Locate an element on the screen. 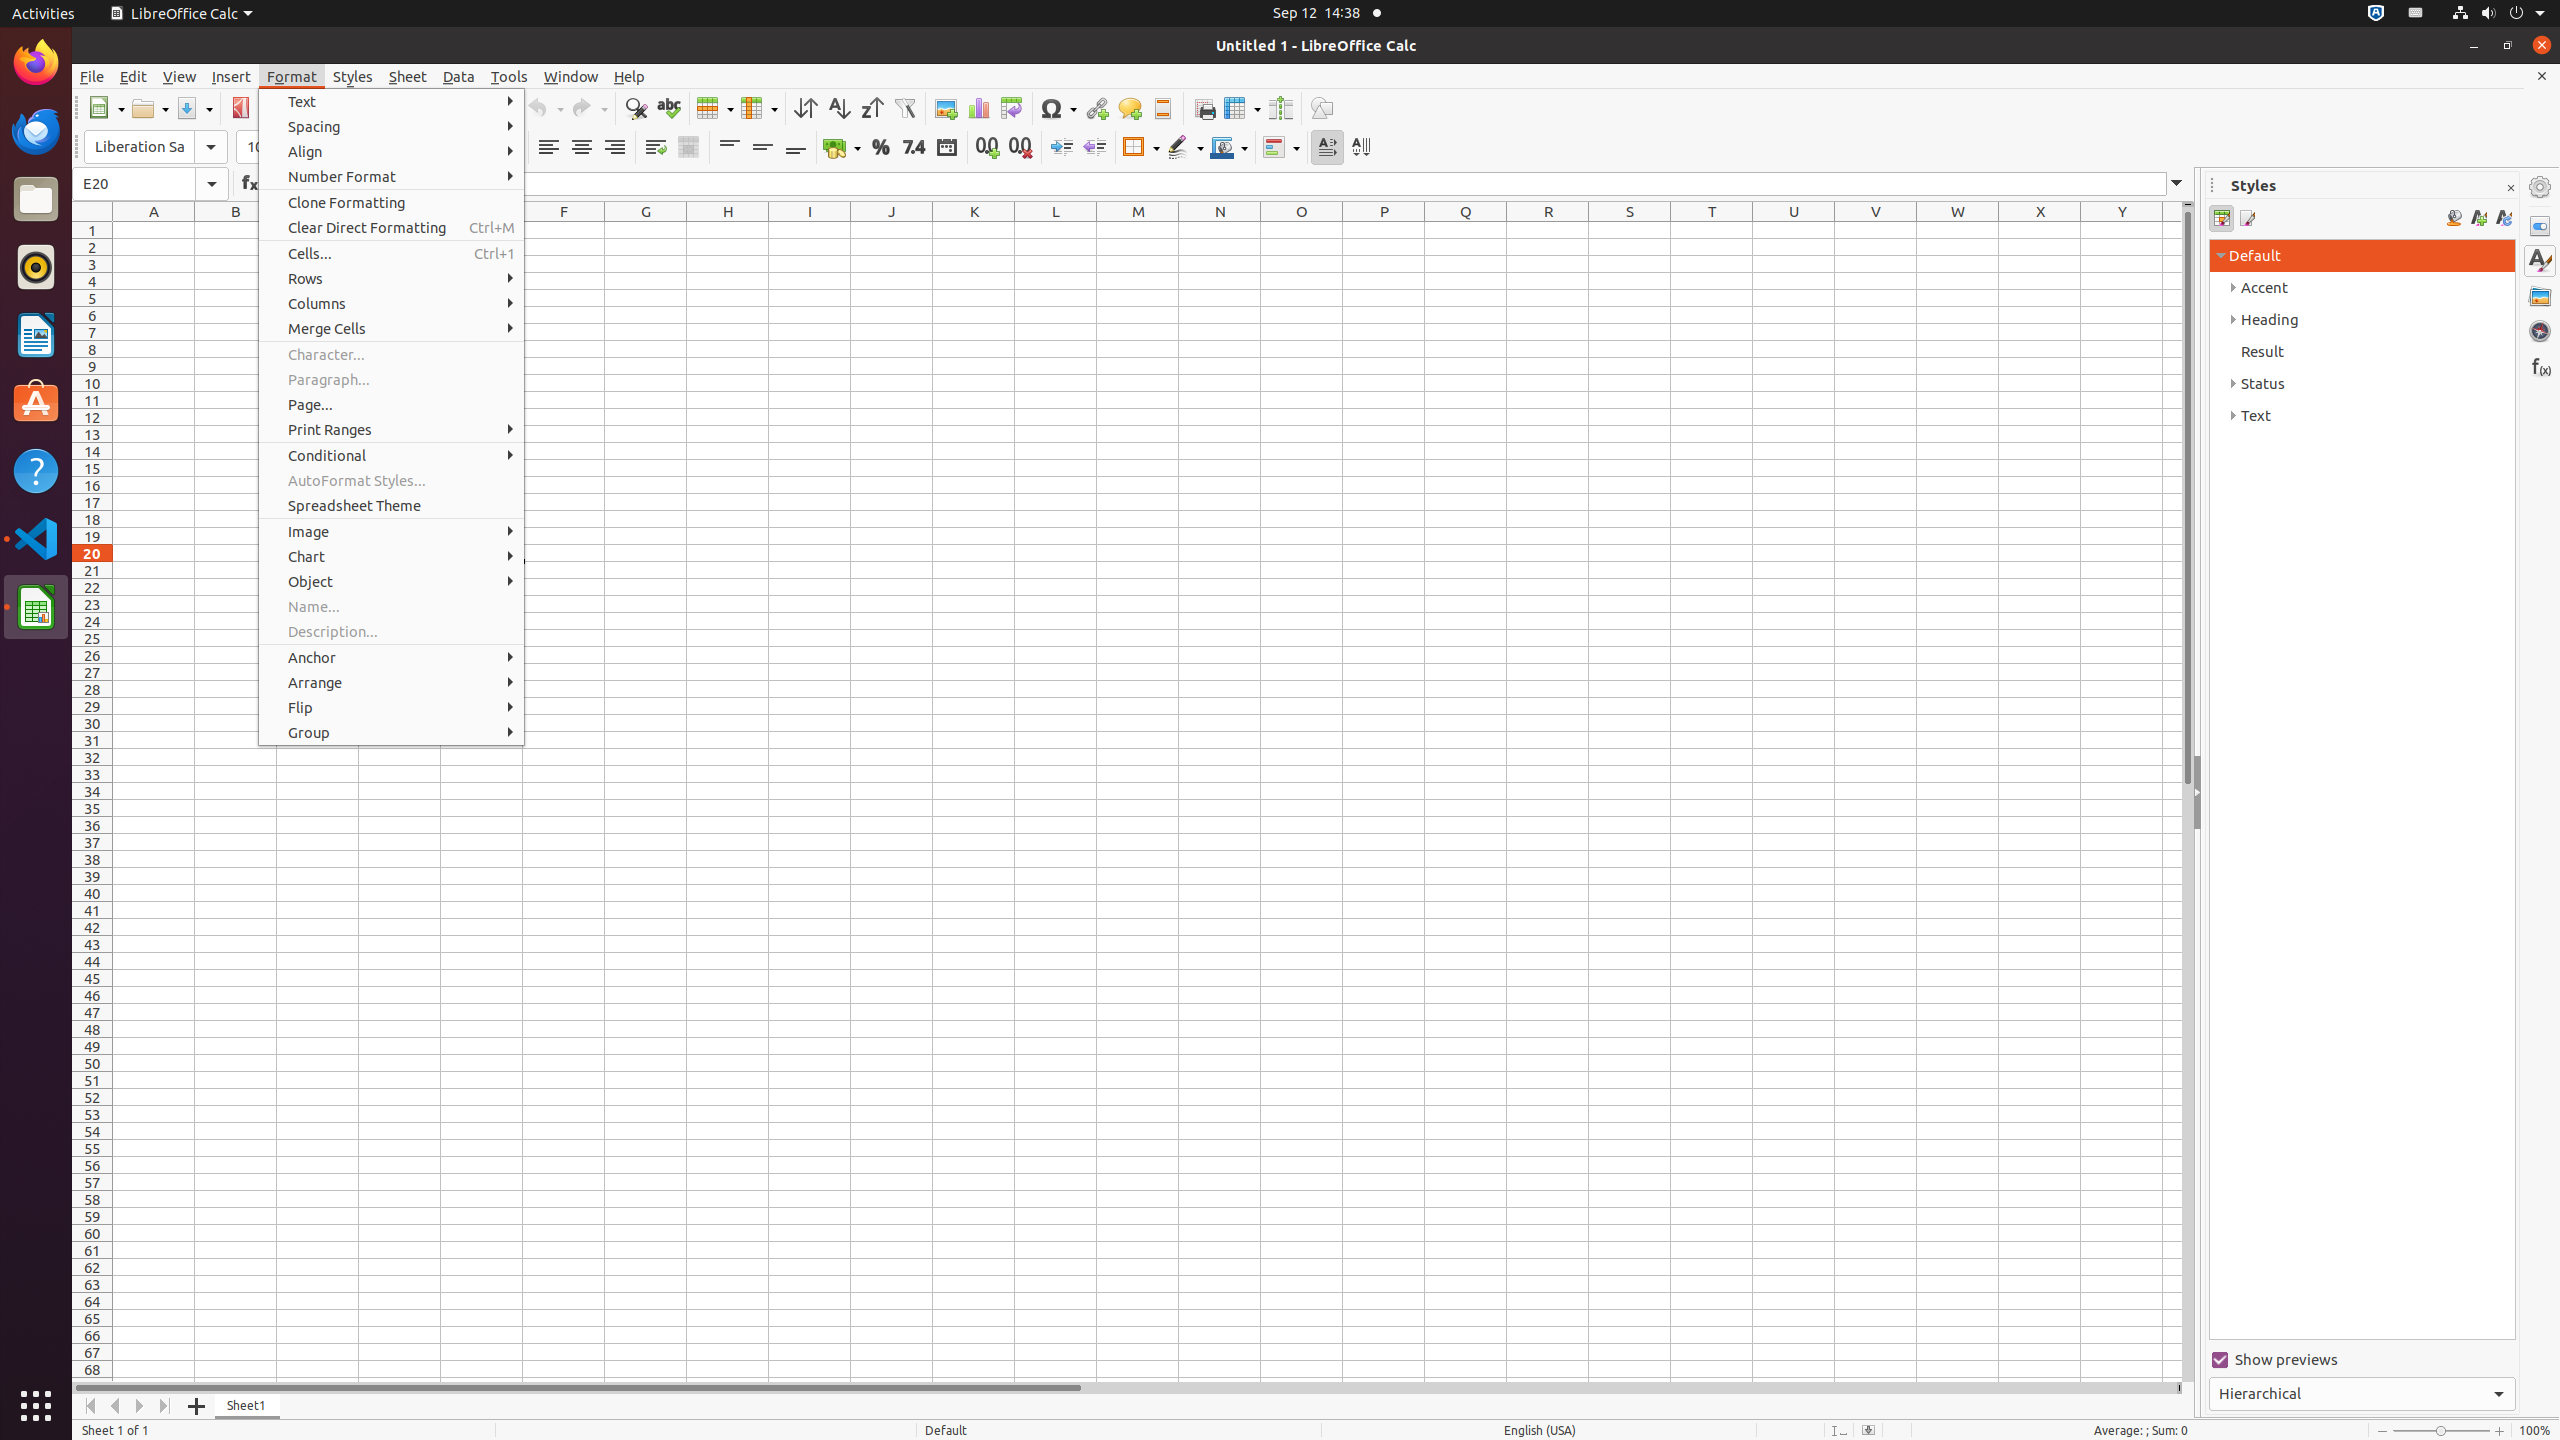 The height and width of the screenshot is (1440, 2560). 'Spelling' is located at coordinates (668, 107).